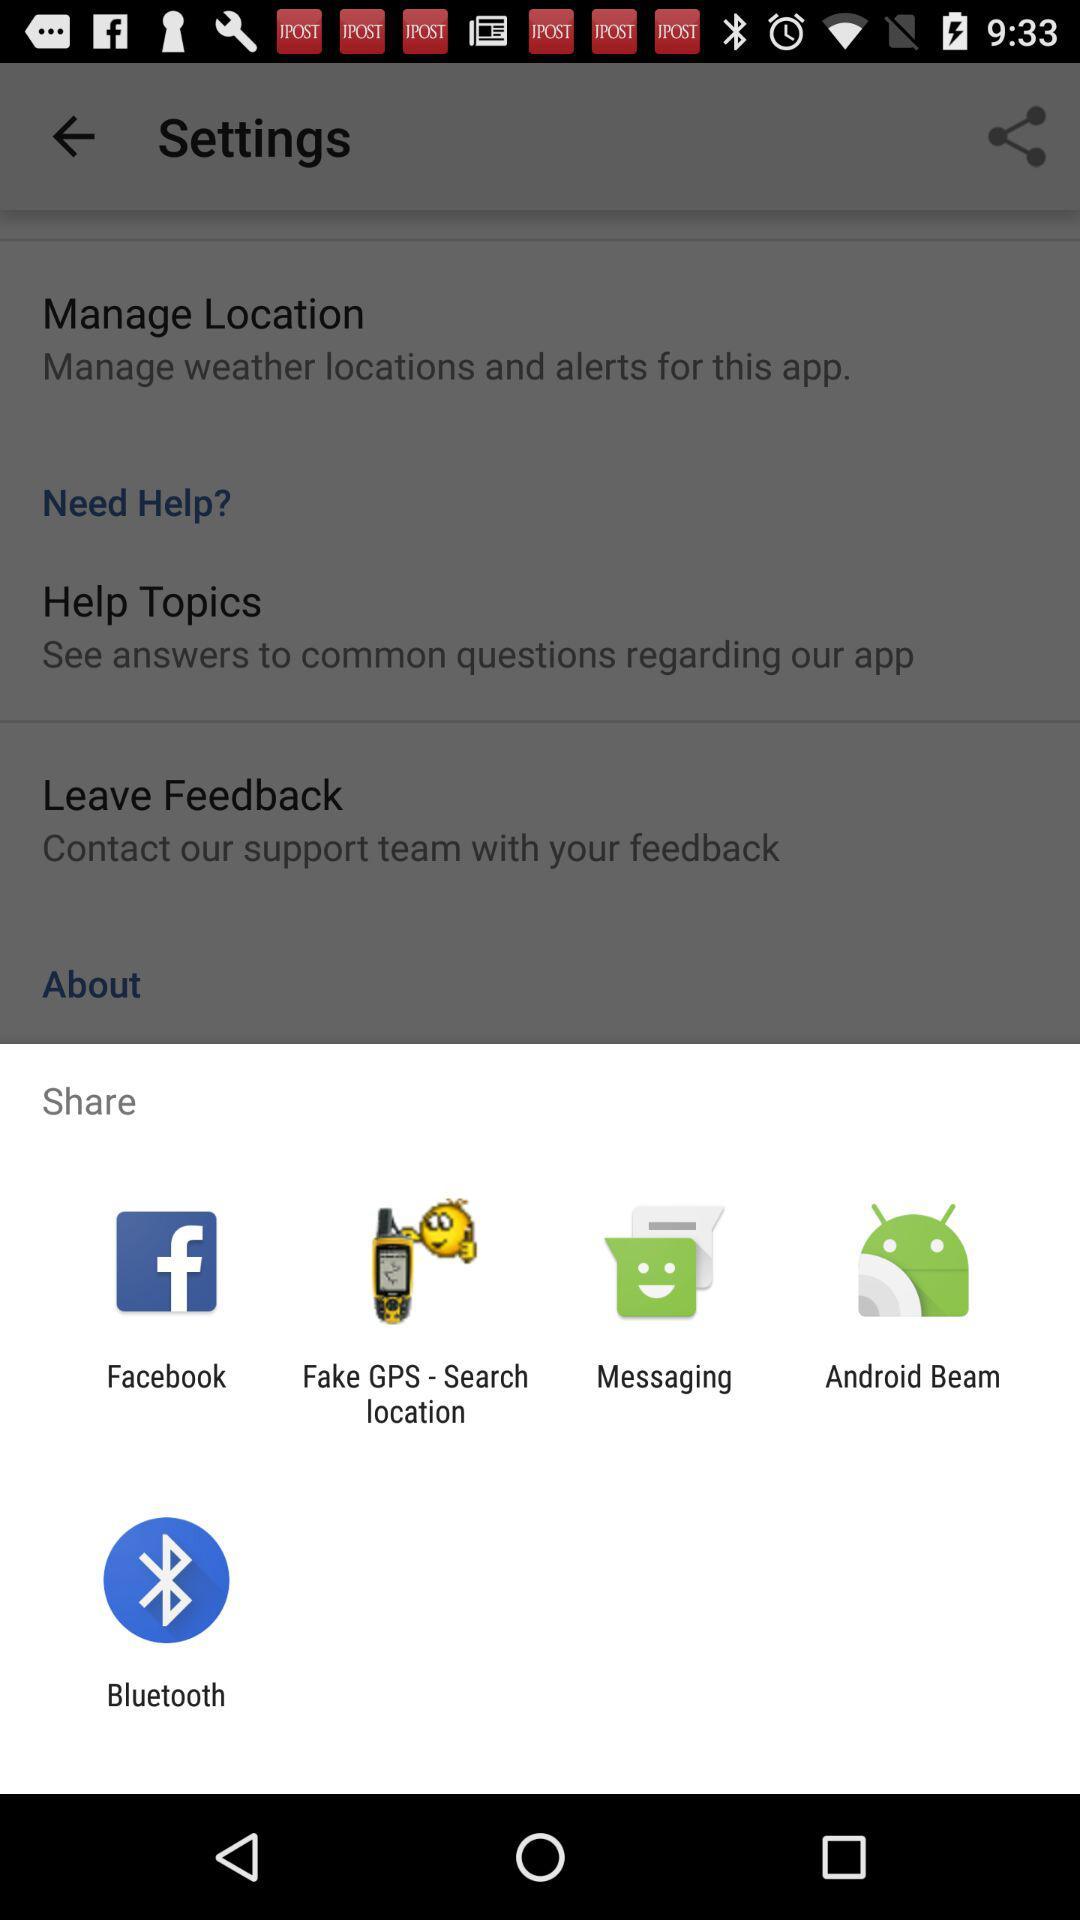 This screenshot has width=1080, height=1920. Describe the element at coordinates (913, 1392) in the screenshot. I see `item to the right of the messaging` at that location.